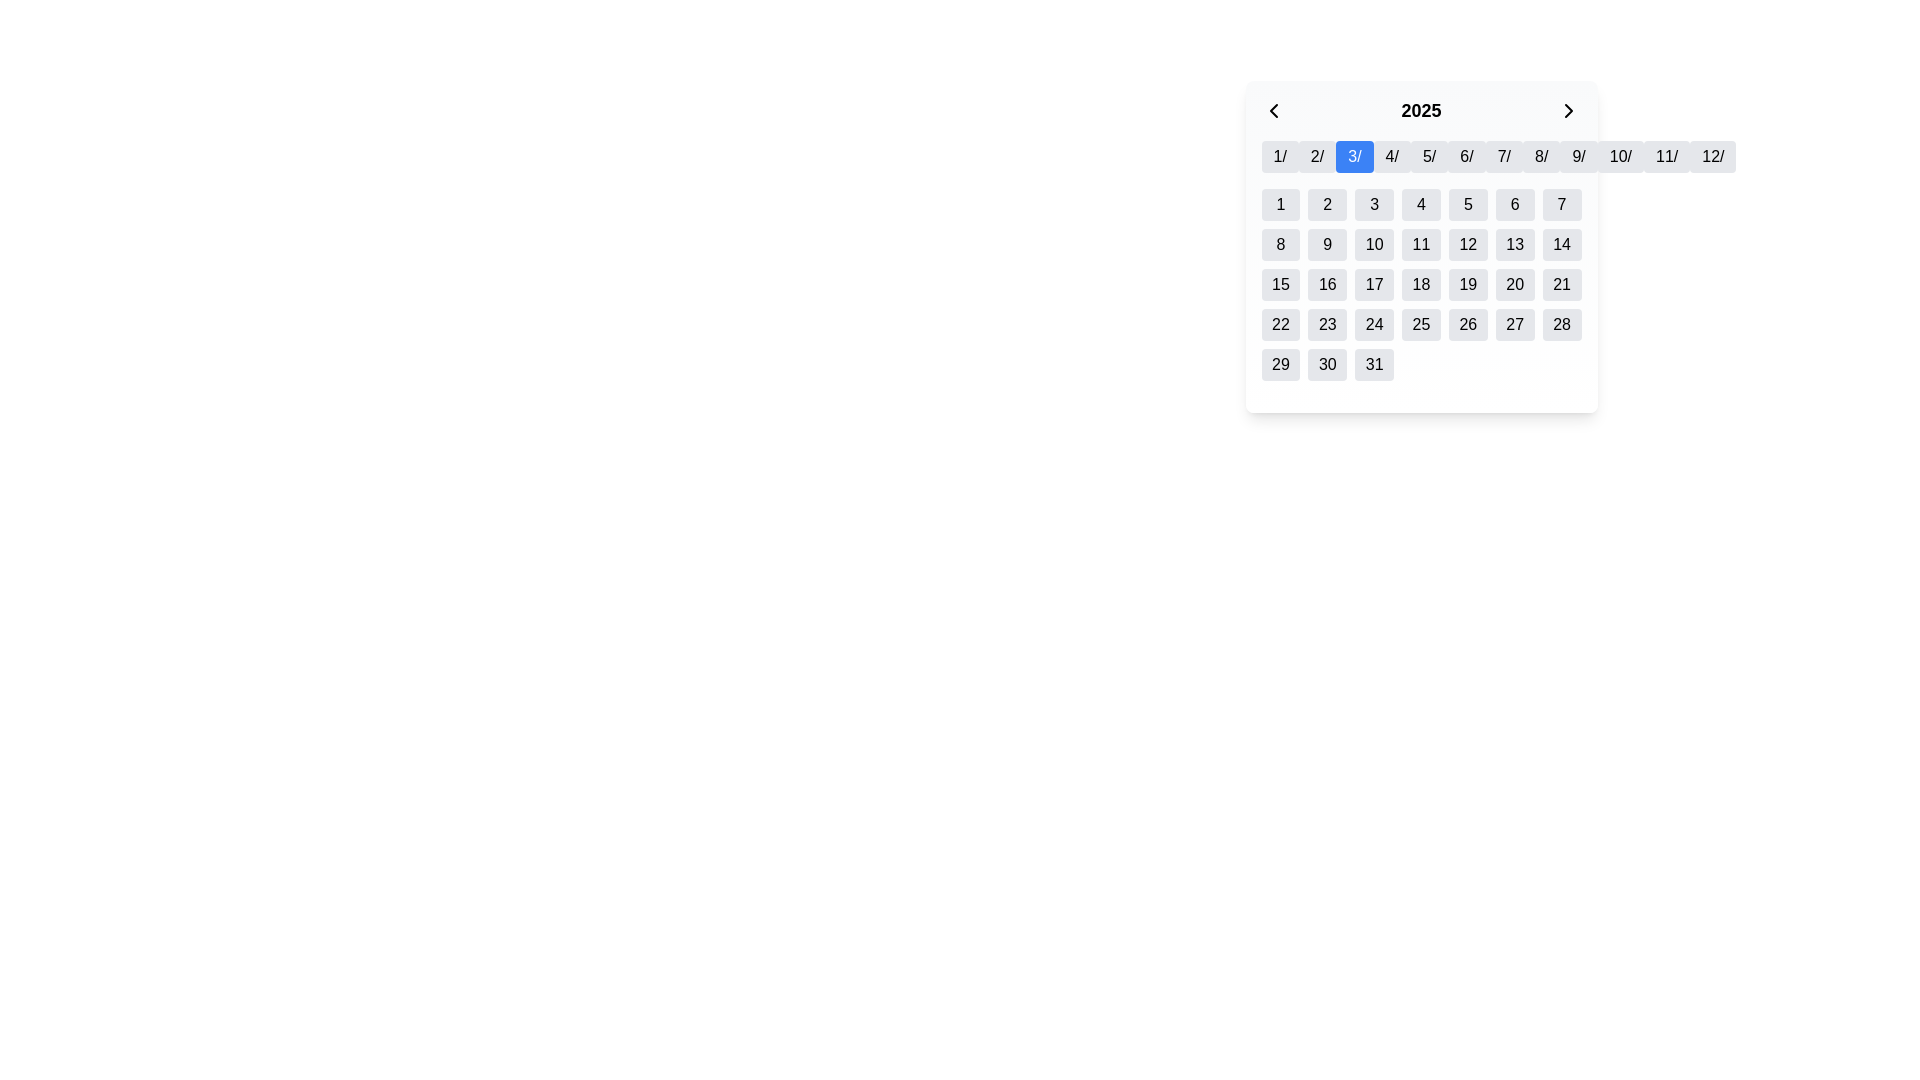 This screenshot has width=1920, height=1080. What do you see at coordinates (1420, 111) in the screenshot?
I see `the Text Label that displays the currently active year in the calendar interface, which is centrally positioned and flanked by navigation arrows` at bounding box center [1420, 111].